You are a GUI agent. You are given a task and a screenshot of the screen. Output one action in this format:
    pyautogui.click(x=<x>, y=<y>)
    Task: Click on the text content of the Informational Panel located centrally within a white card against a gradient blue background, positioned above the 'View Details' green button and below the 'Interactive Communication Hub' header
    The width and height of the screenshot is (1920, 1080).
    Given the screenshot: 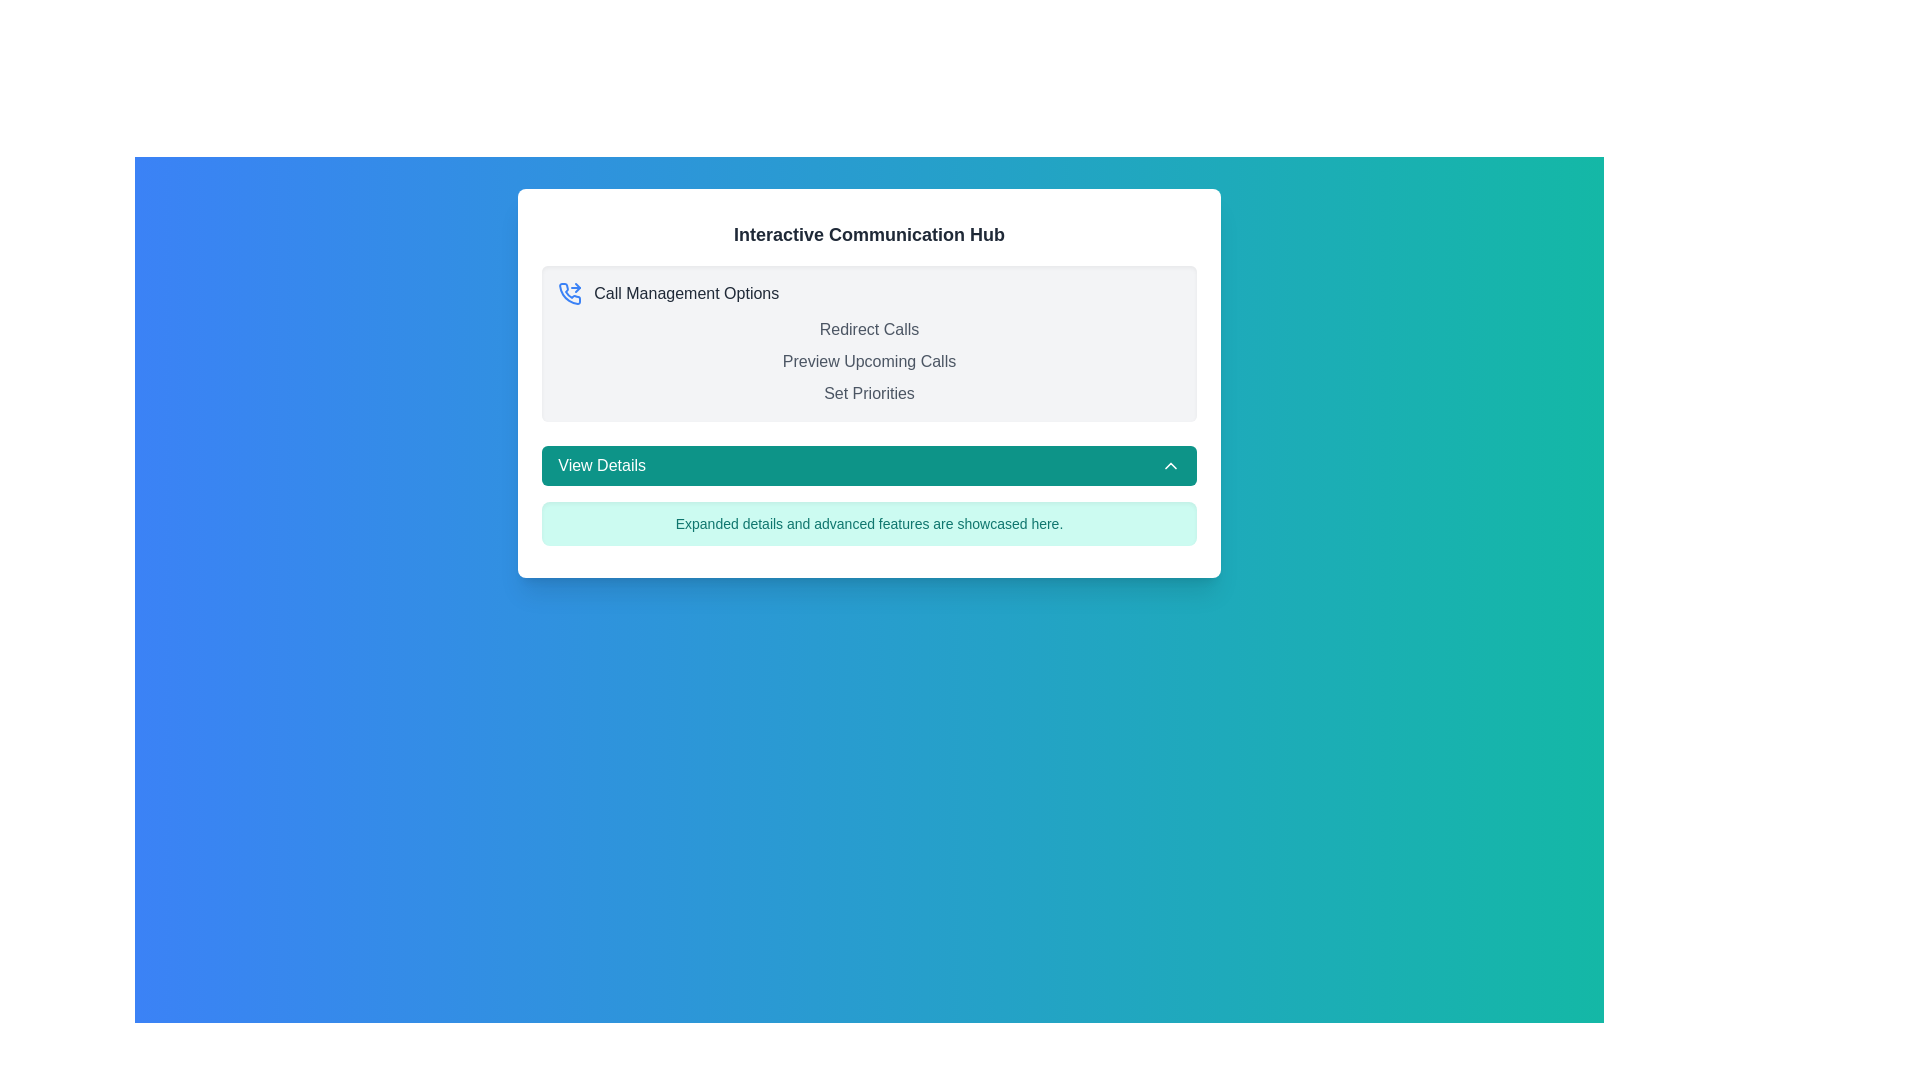 What is the action you would take?
    pyautogui.click(x=869, y=343)
    